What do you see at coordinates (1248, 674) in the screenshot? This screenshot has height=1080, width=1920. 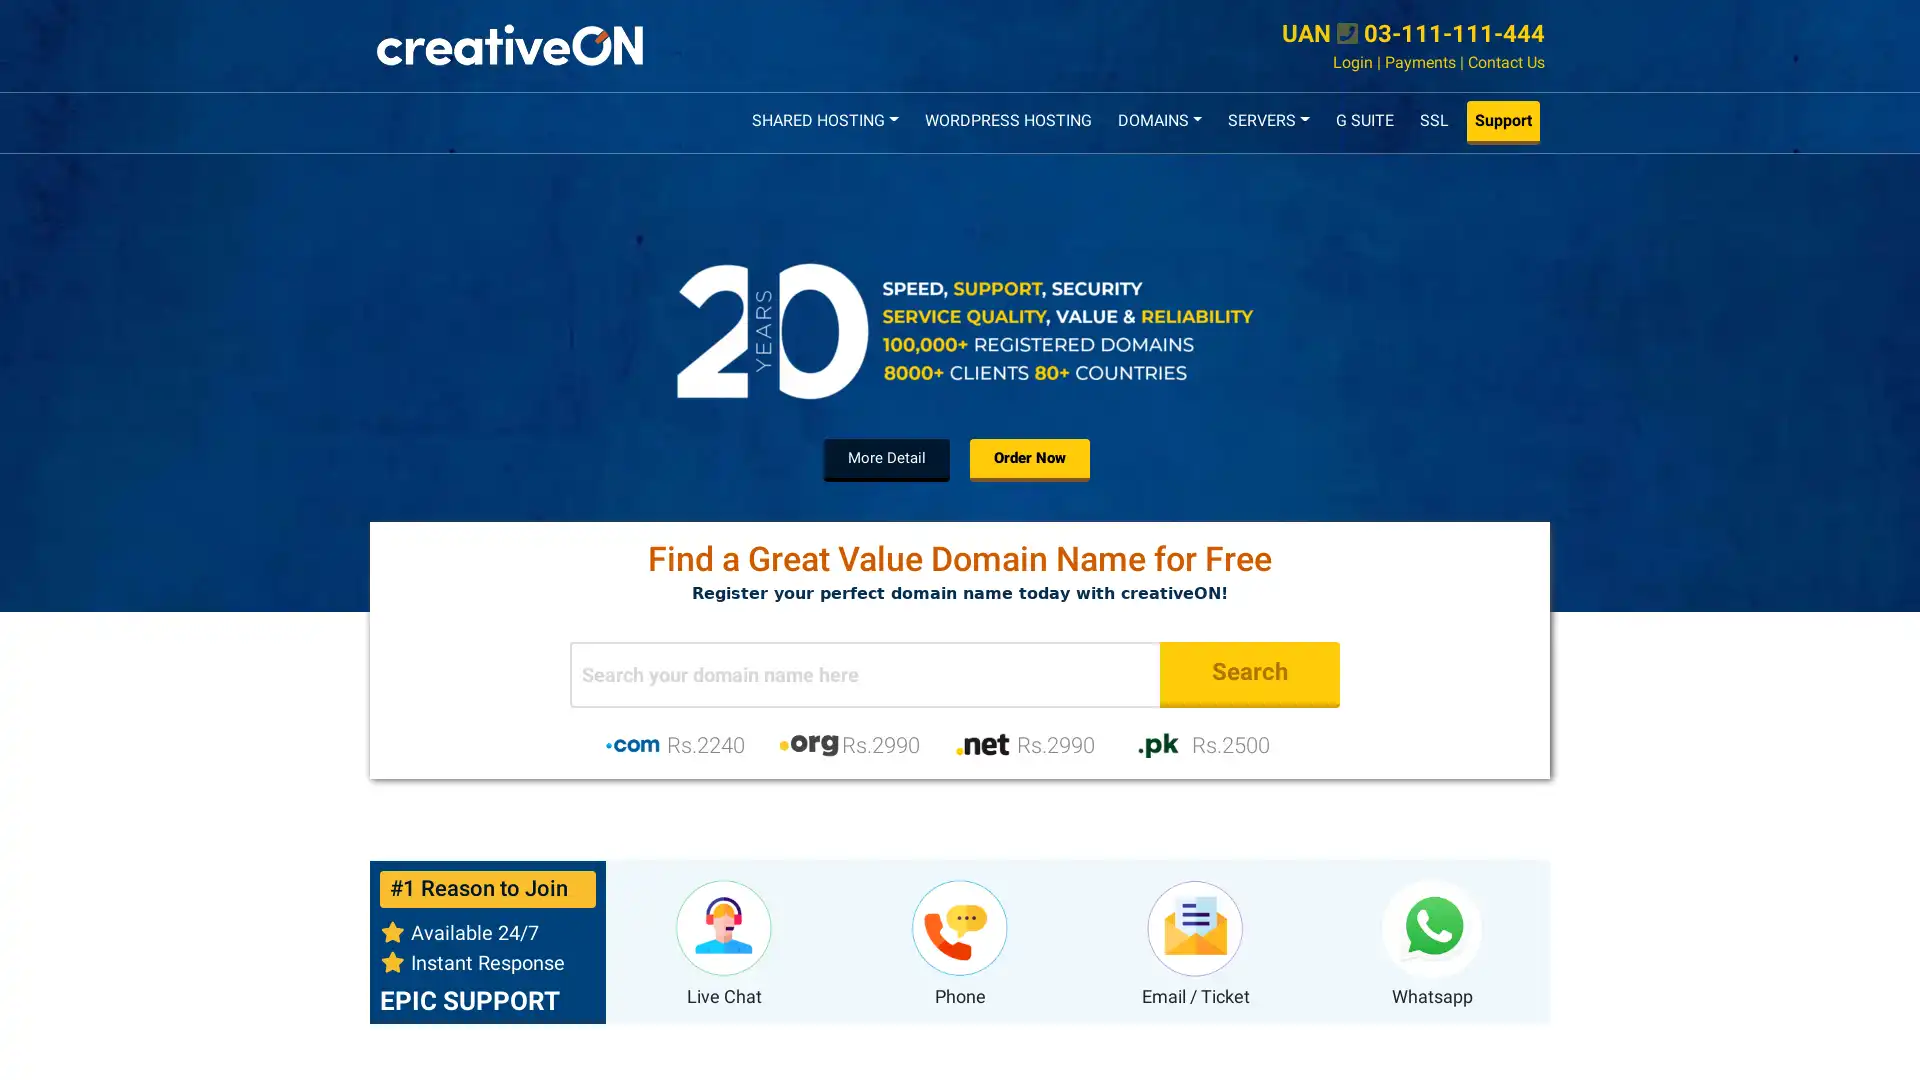 I see `Search` at bounding box center [1248, 674].